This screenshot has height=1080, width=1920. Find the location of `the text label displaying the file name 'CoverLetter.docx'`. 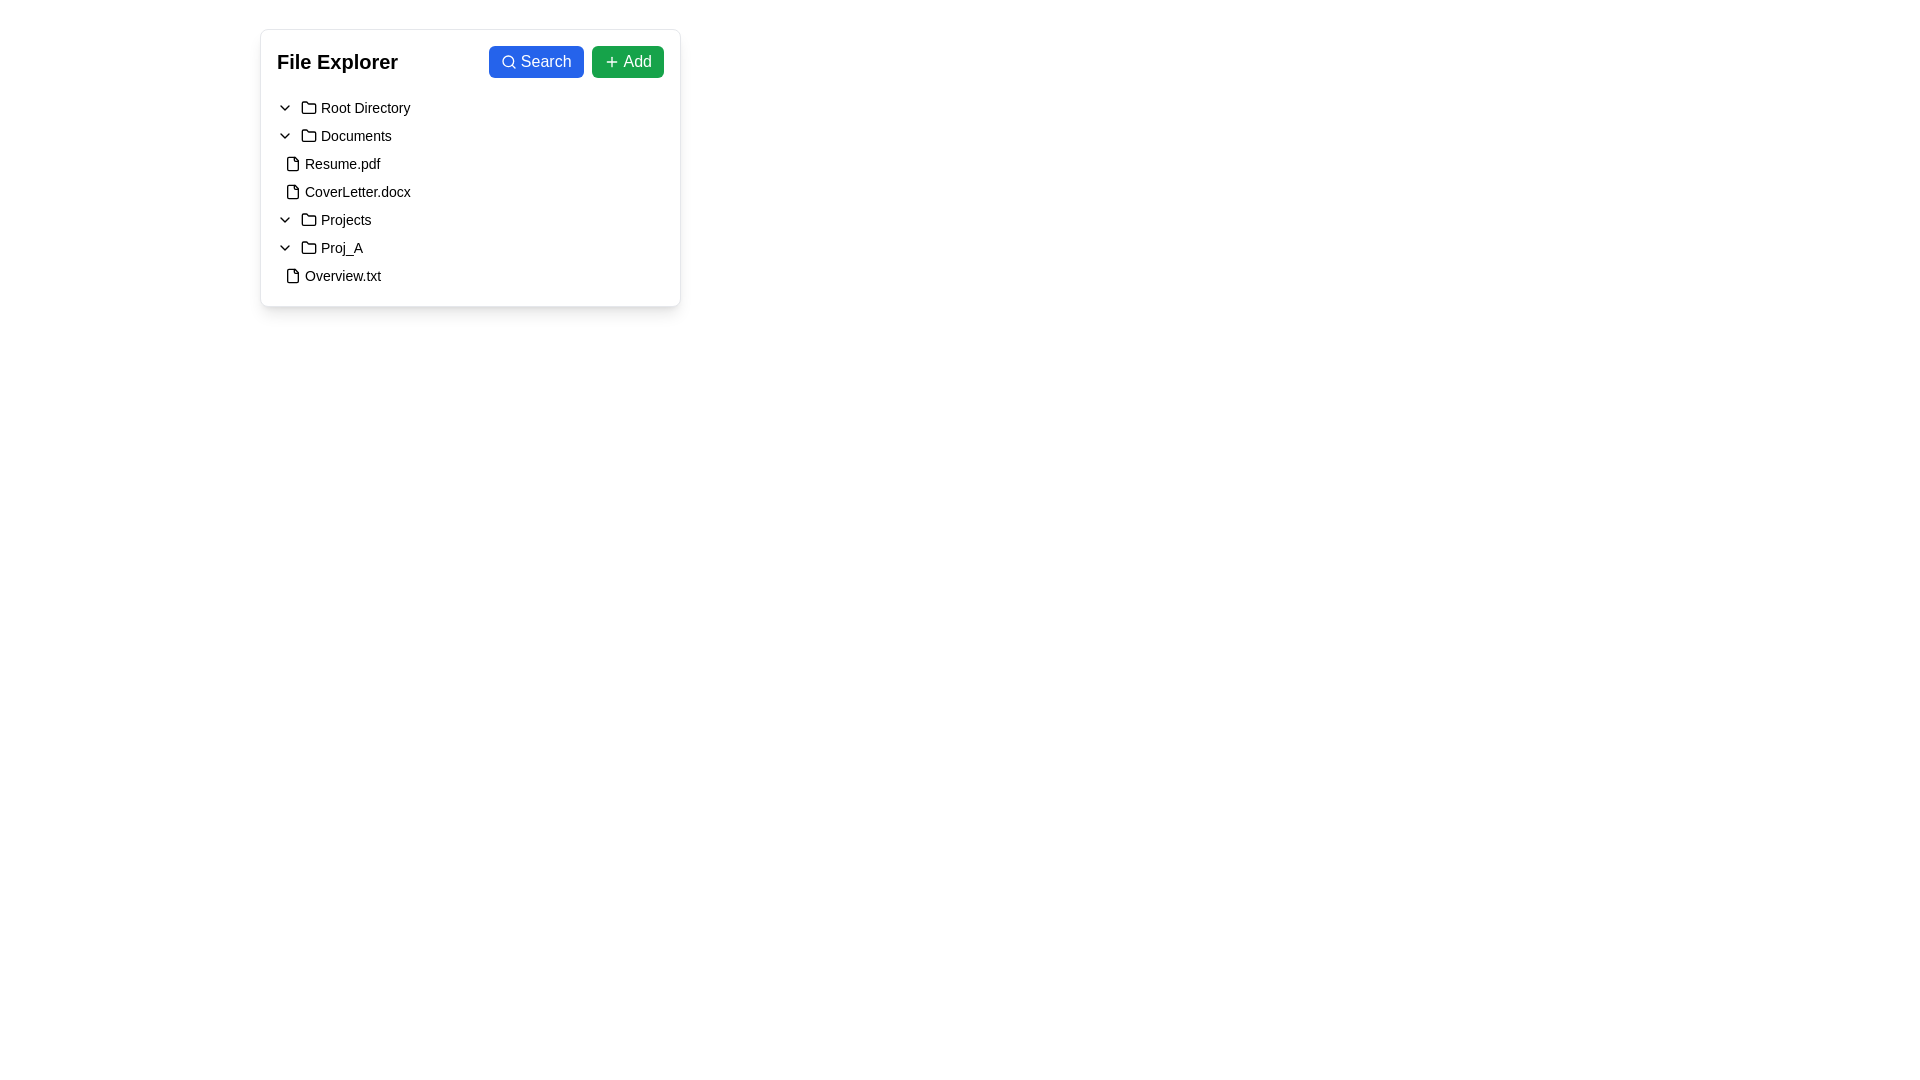

the text label displaying the file name 'CoverLetter.docx' is located at coordinates (357, 192).